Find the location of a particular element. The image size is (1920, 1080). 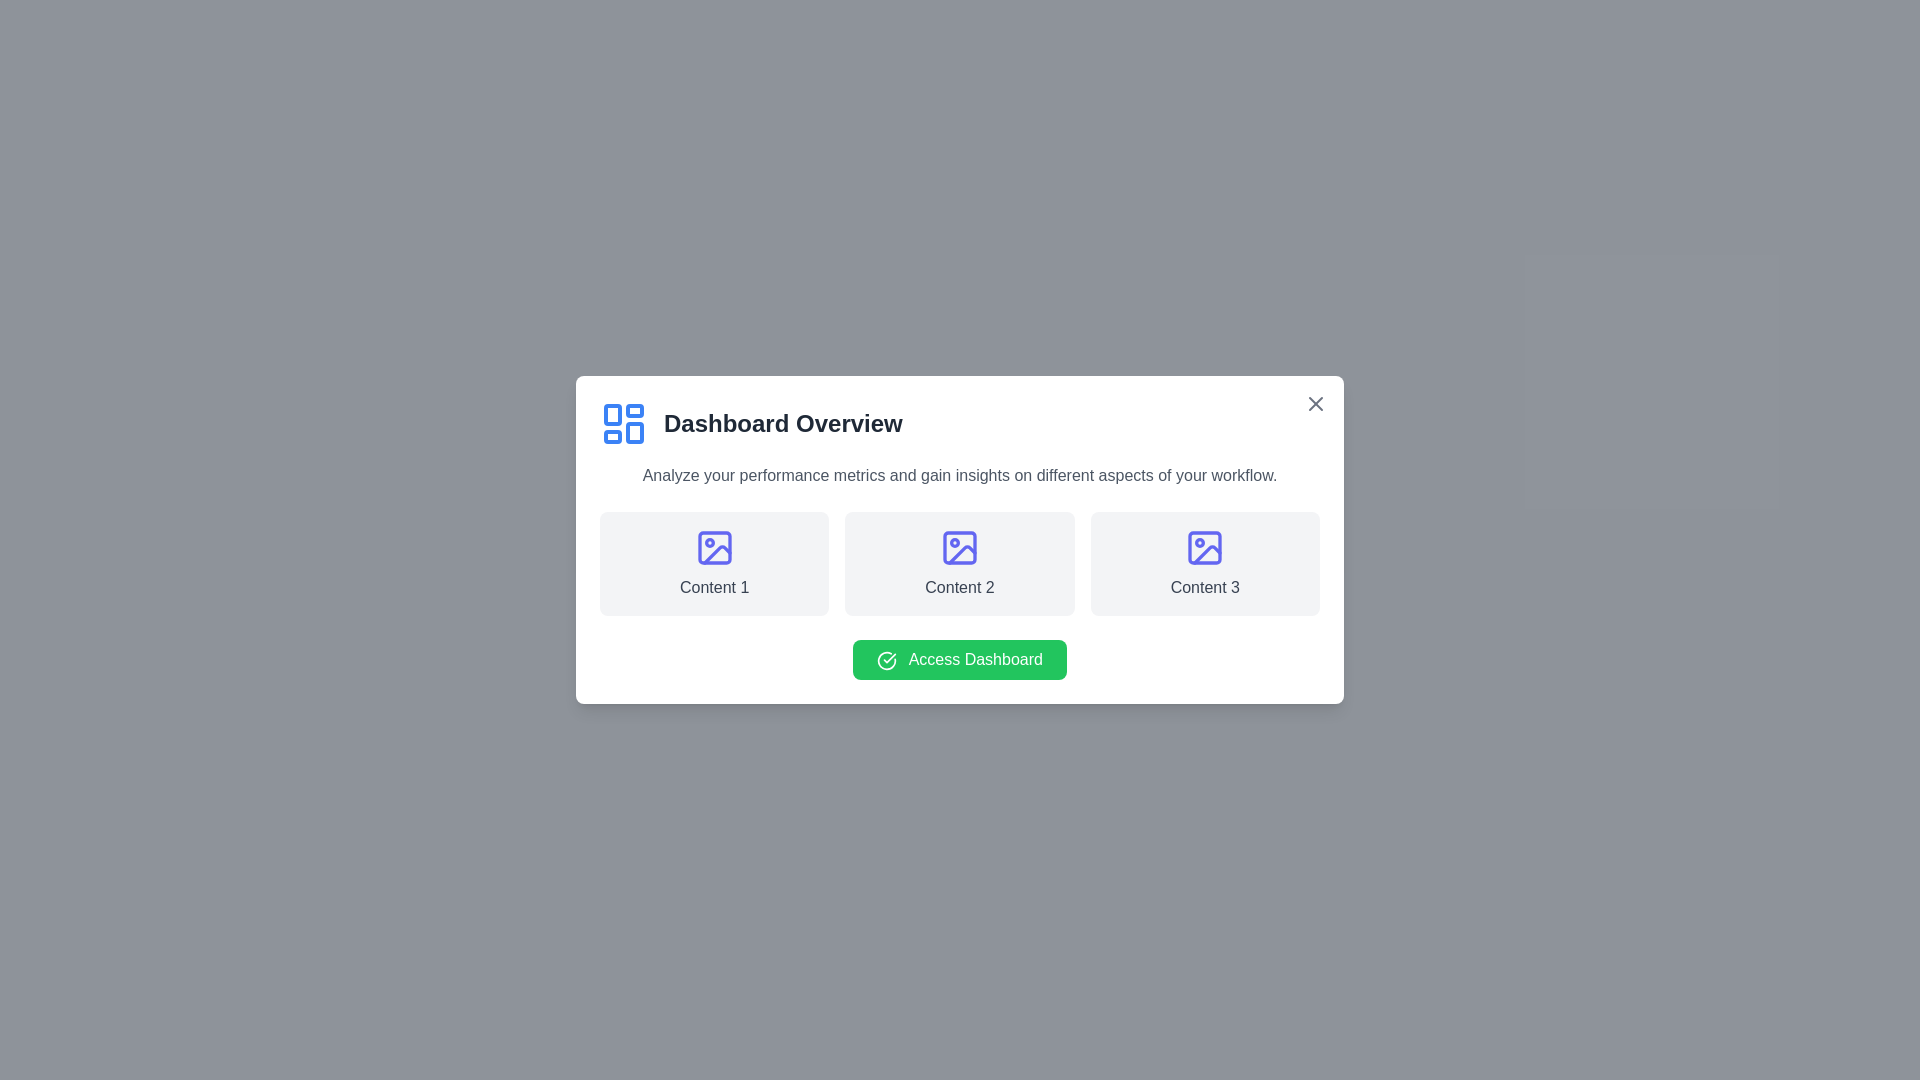

'Access Dashboard' button to proceed is located at coordinates (960, 659).